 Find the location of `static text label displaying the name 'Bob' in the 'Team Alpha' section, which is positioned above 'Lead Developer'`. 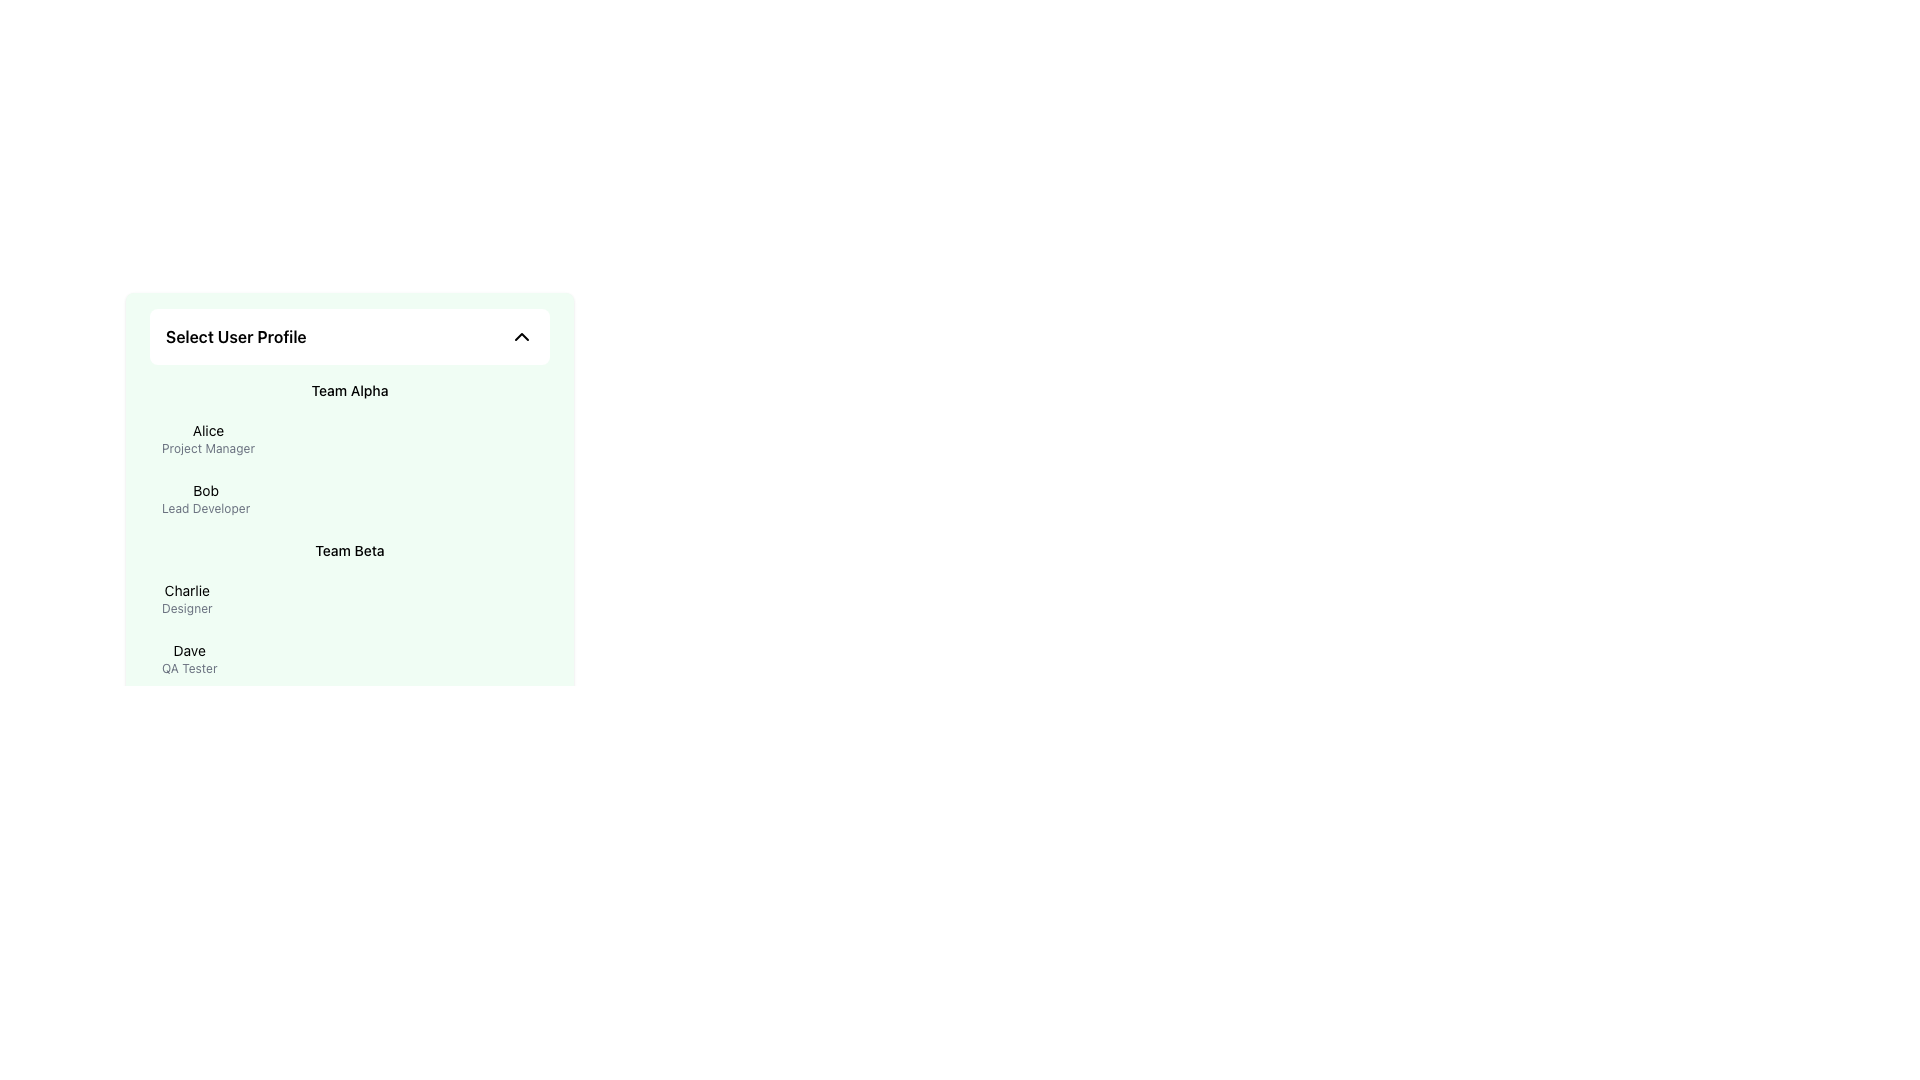

static text label displaying the name 'Bob' in the 'Team Alpha' section, which is positioned above 'Lead Developer' is located at coordinates (206, 490).